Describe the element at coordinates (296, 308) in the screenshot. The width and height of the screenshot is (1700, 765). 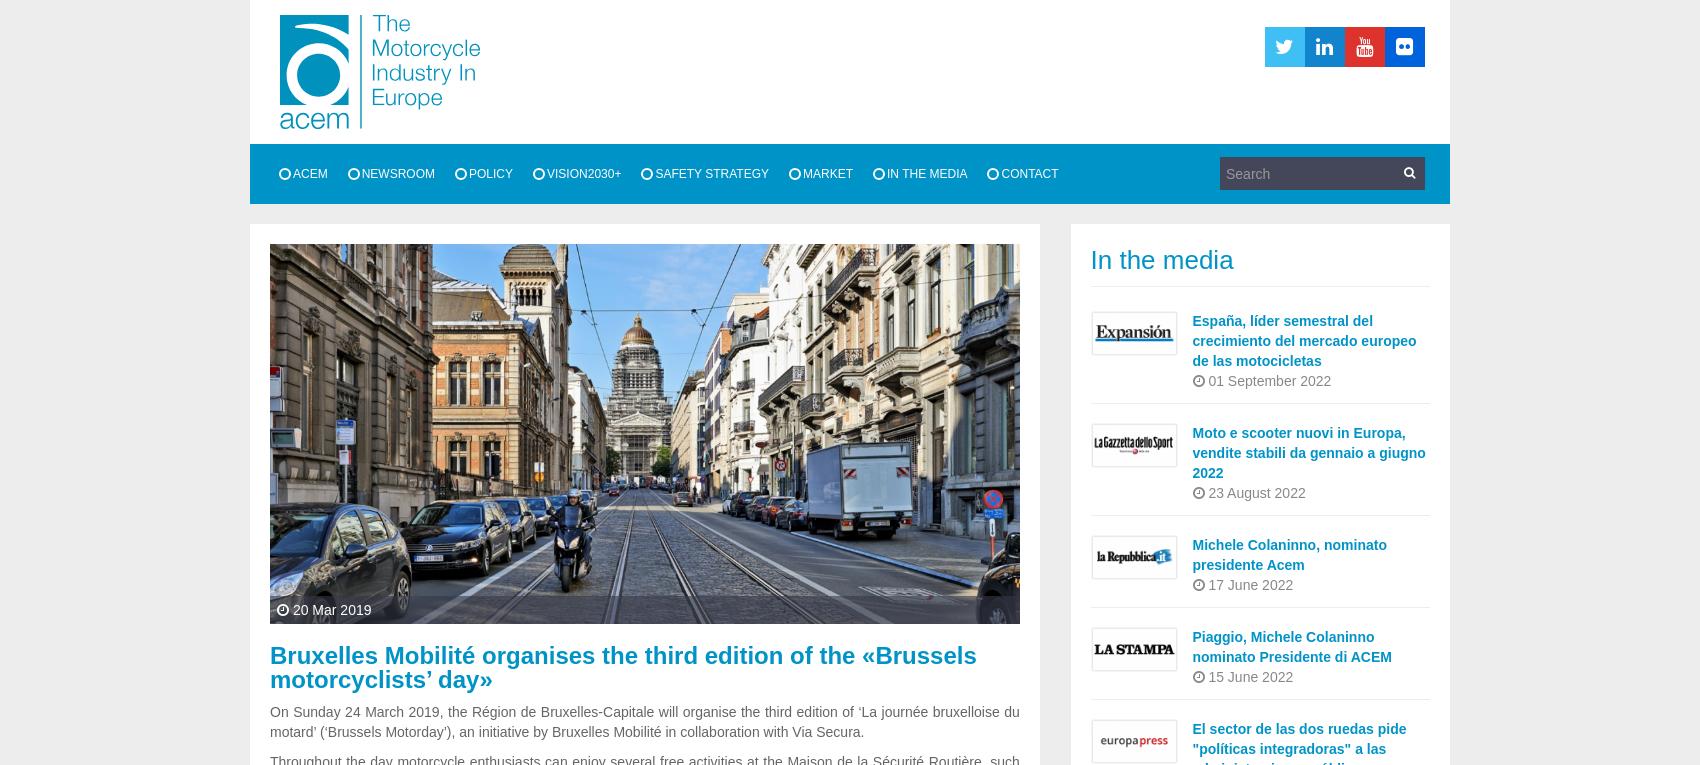
I see `'Members'` at that location.